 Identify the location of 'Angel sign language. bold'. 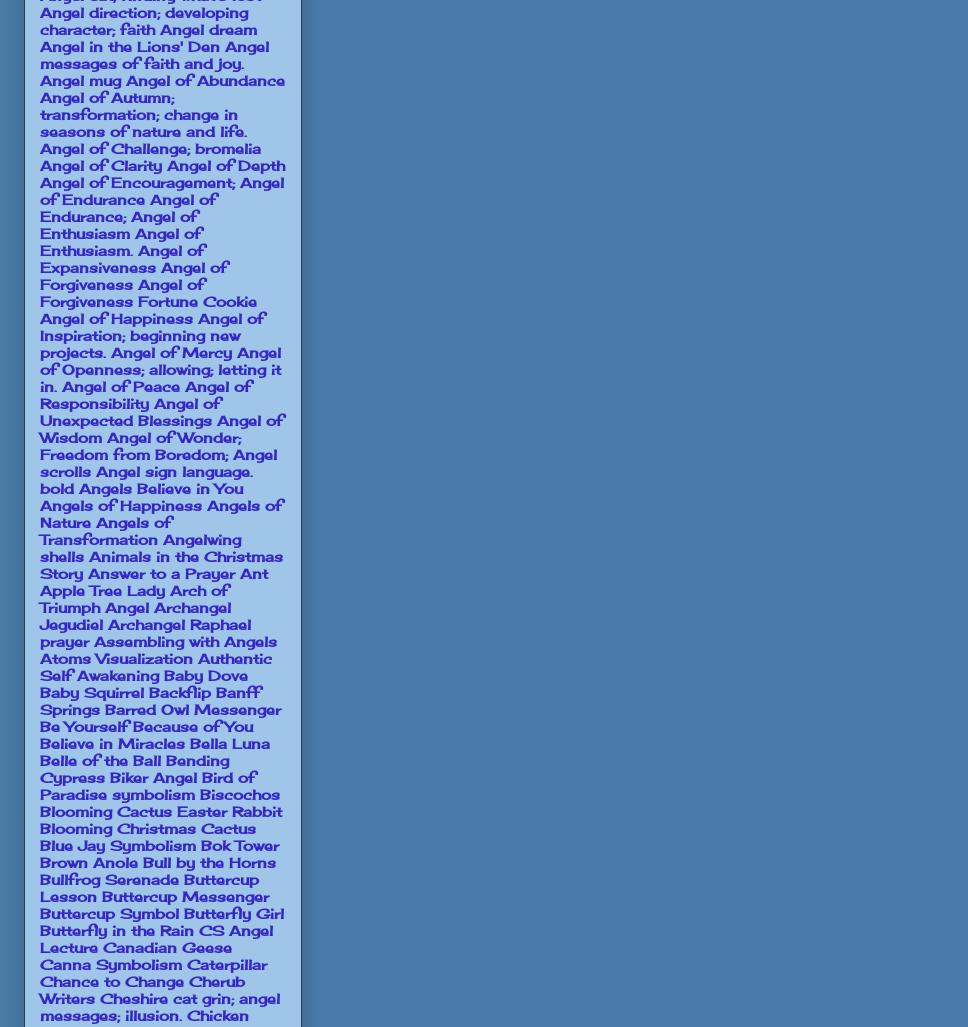
(145, 478).